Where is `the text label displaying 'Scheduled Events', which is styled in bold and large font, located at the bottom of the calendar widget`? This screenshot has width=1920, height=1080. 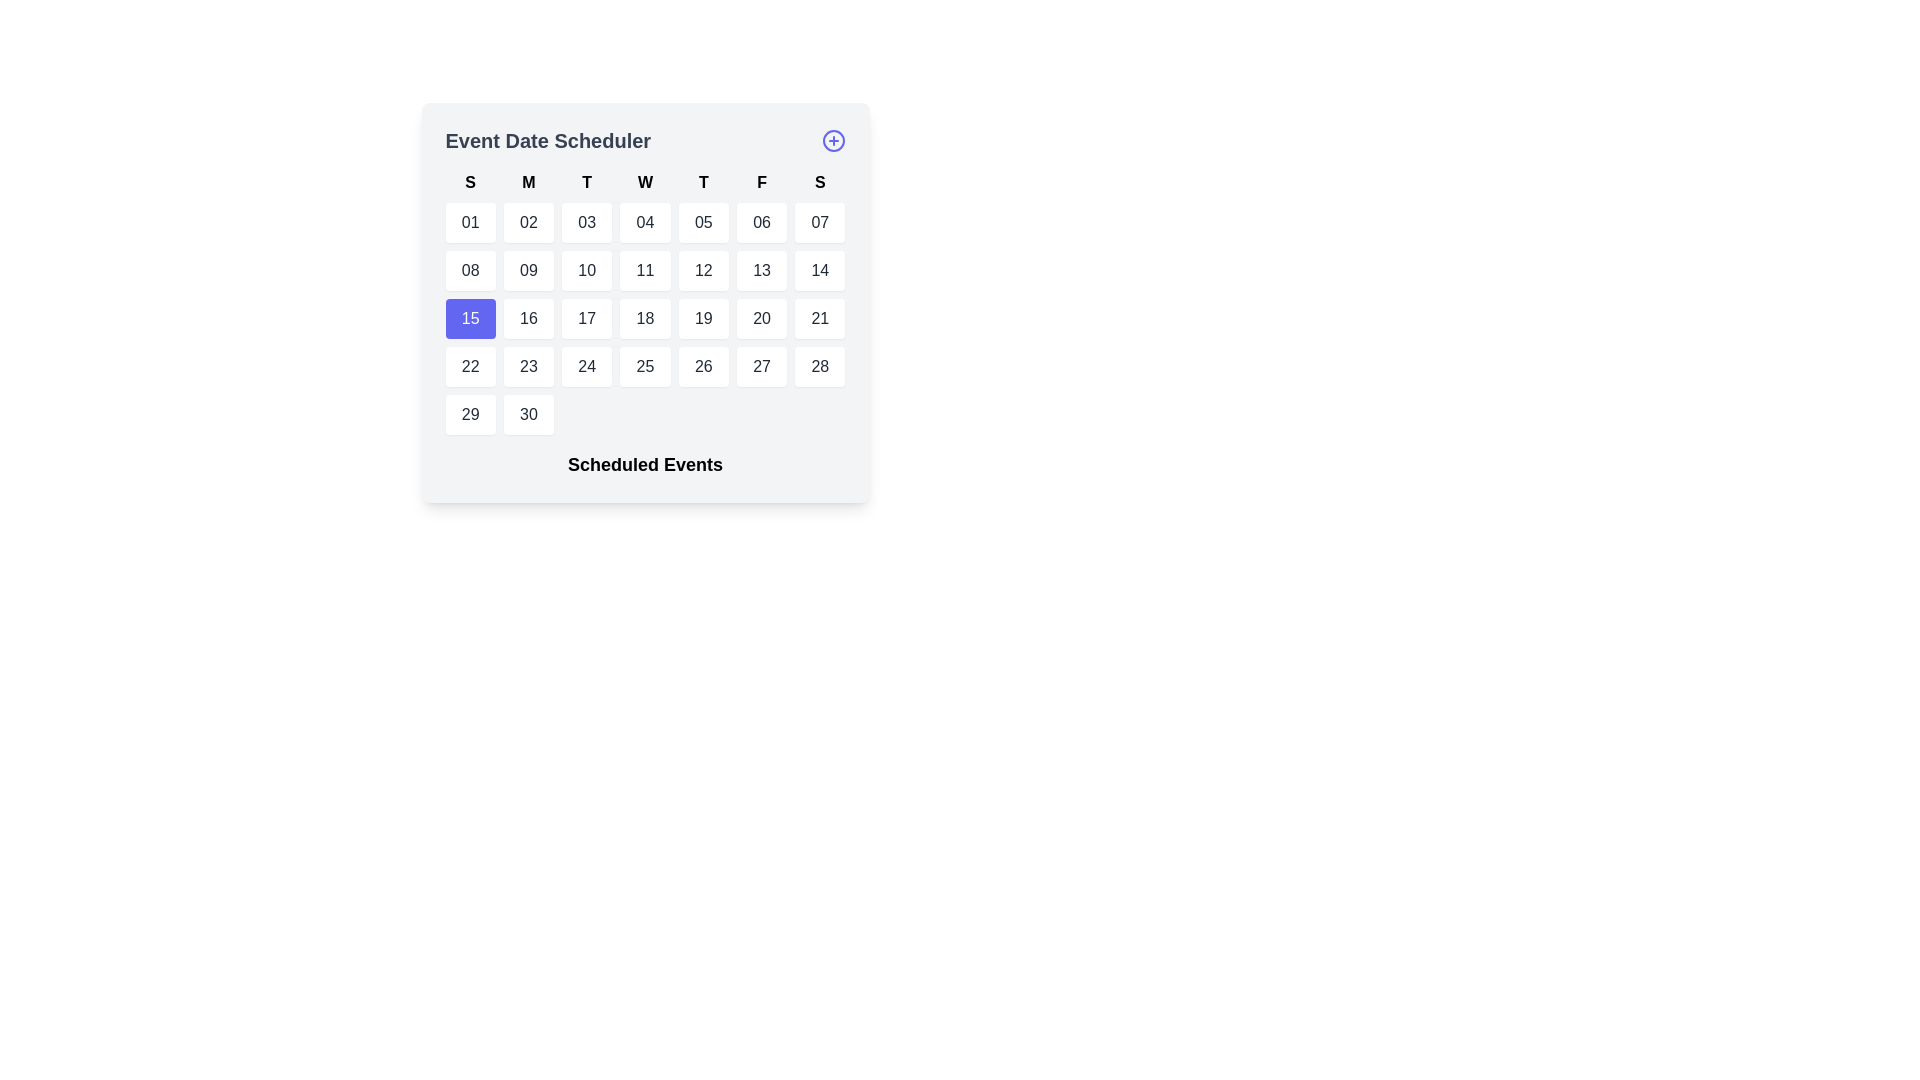
the text label displaying 'Scheduled Events', which is styled in bold and large font, located at the bottom of the calendar widget is located at coordinates (645, 465).